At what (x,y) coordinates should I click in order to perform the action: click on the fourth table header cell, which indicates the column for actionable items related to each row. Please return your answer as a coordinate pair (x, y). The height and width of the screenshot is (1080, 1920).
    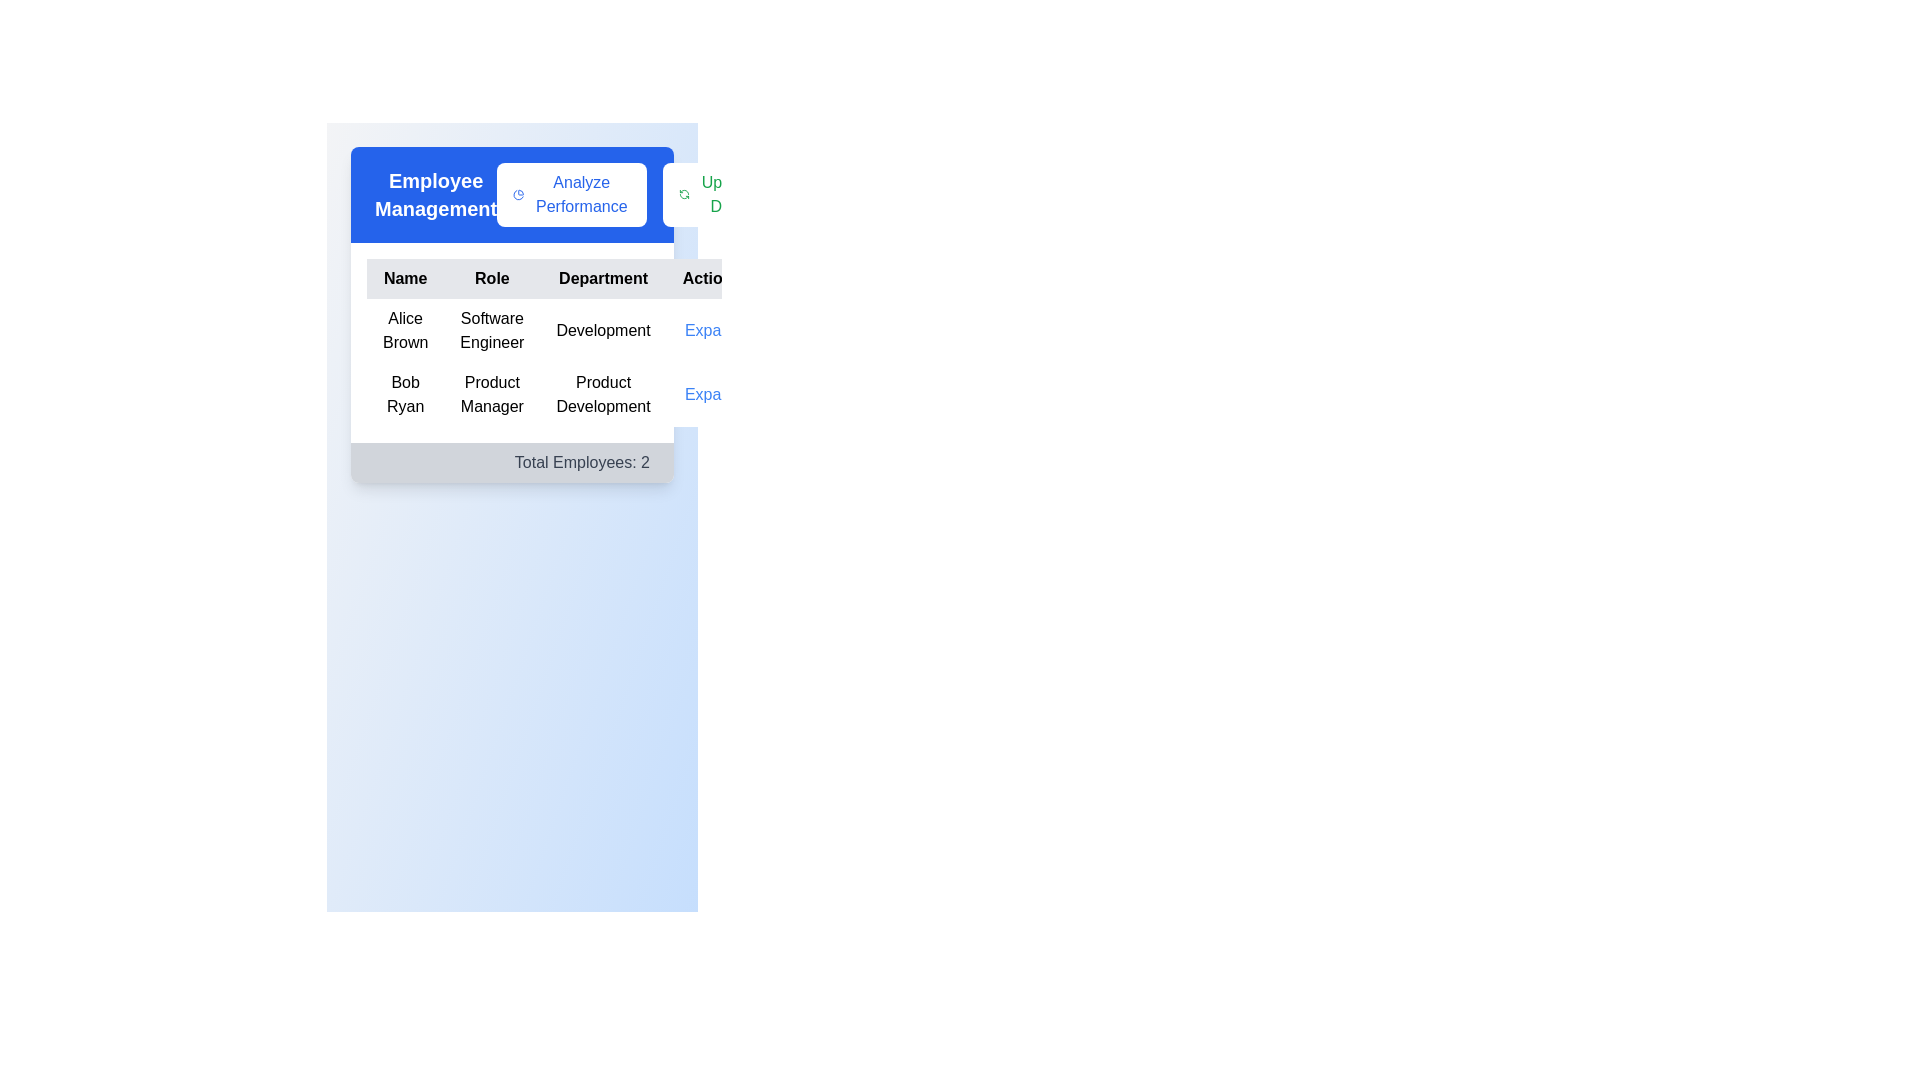
    Looking at the image, I should click on (711, 278).